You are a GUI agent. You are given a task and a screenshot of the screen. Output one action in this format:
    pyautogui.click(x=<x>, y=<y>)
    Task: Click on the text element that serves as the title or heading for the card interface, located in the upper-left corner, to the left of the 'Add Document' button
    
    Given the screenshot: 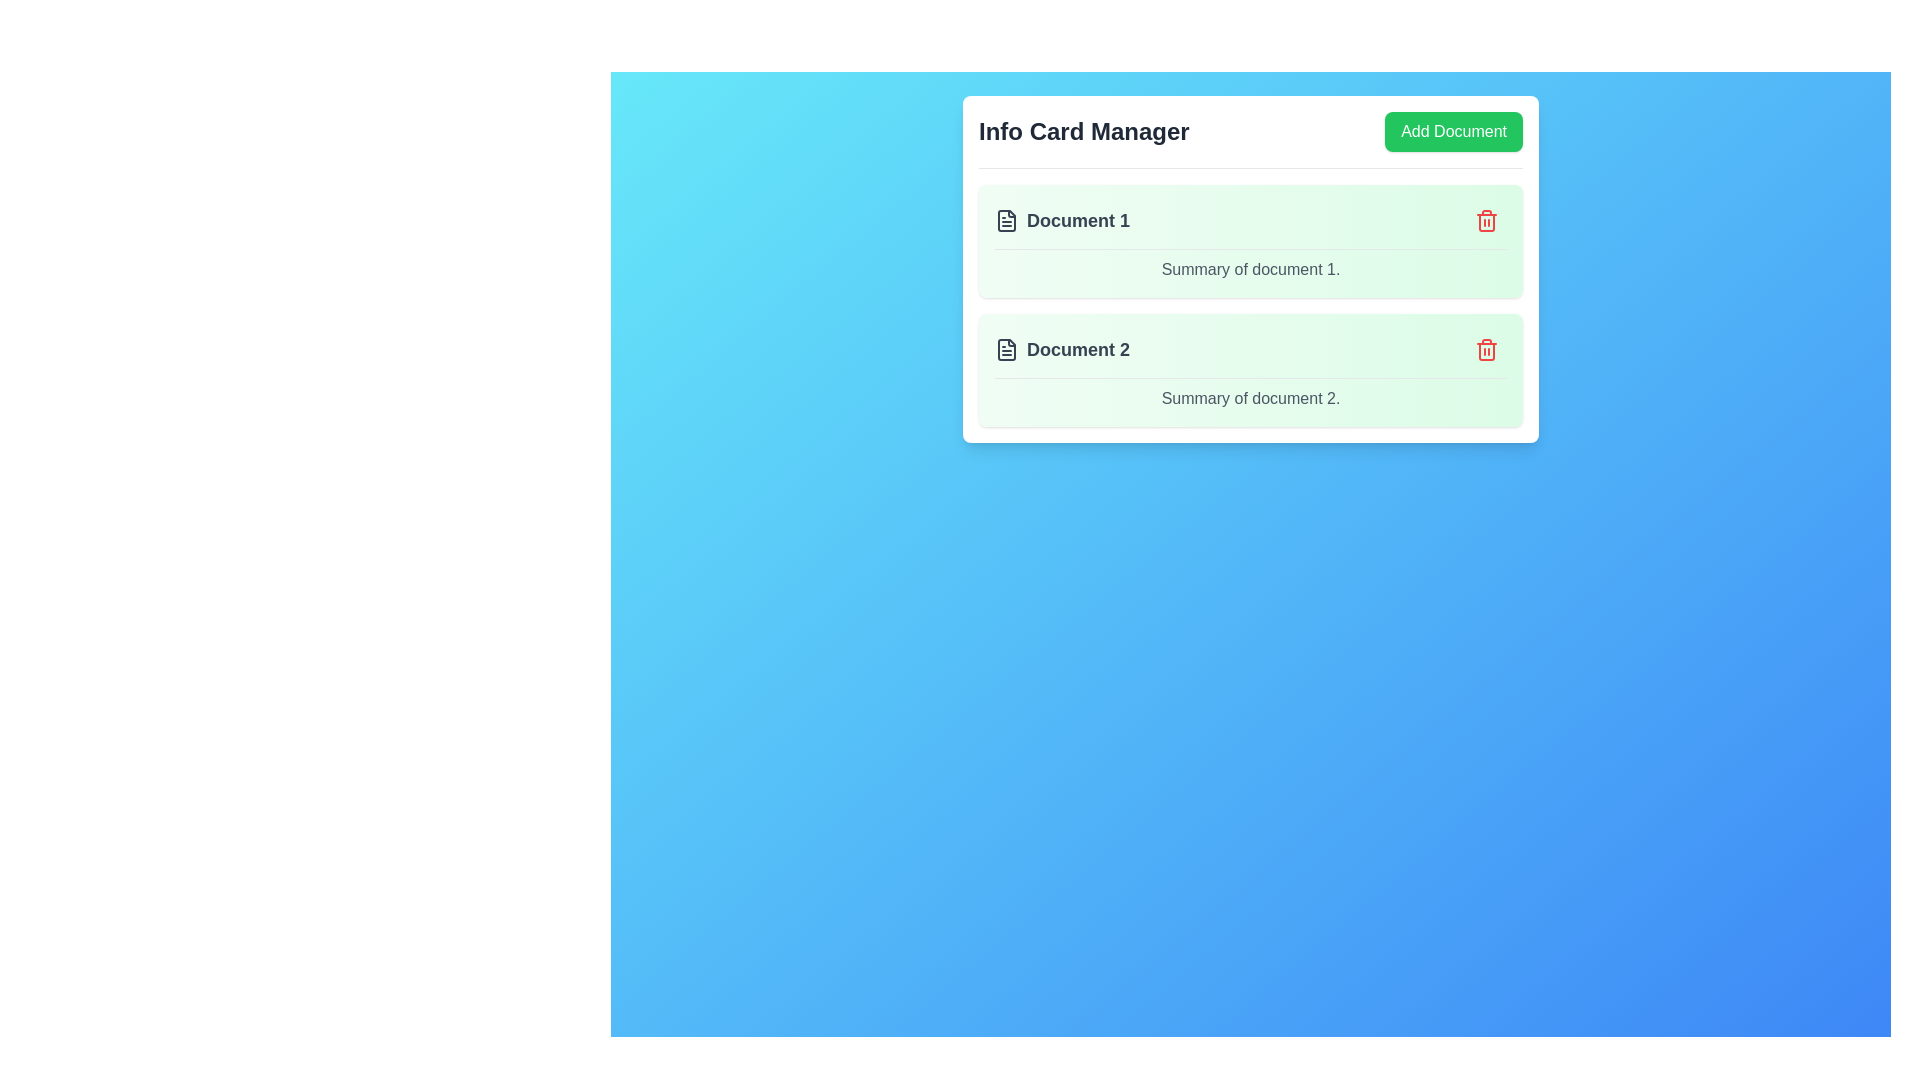 What is the action you would take?
    pyautogui.click(x=1083, y=131)
    